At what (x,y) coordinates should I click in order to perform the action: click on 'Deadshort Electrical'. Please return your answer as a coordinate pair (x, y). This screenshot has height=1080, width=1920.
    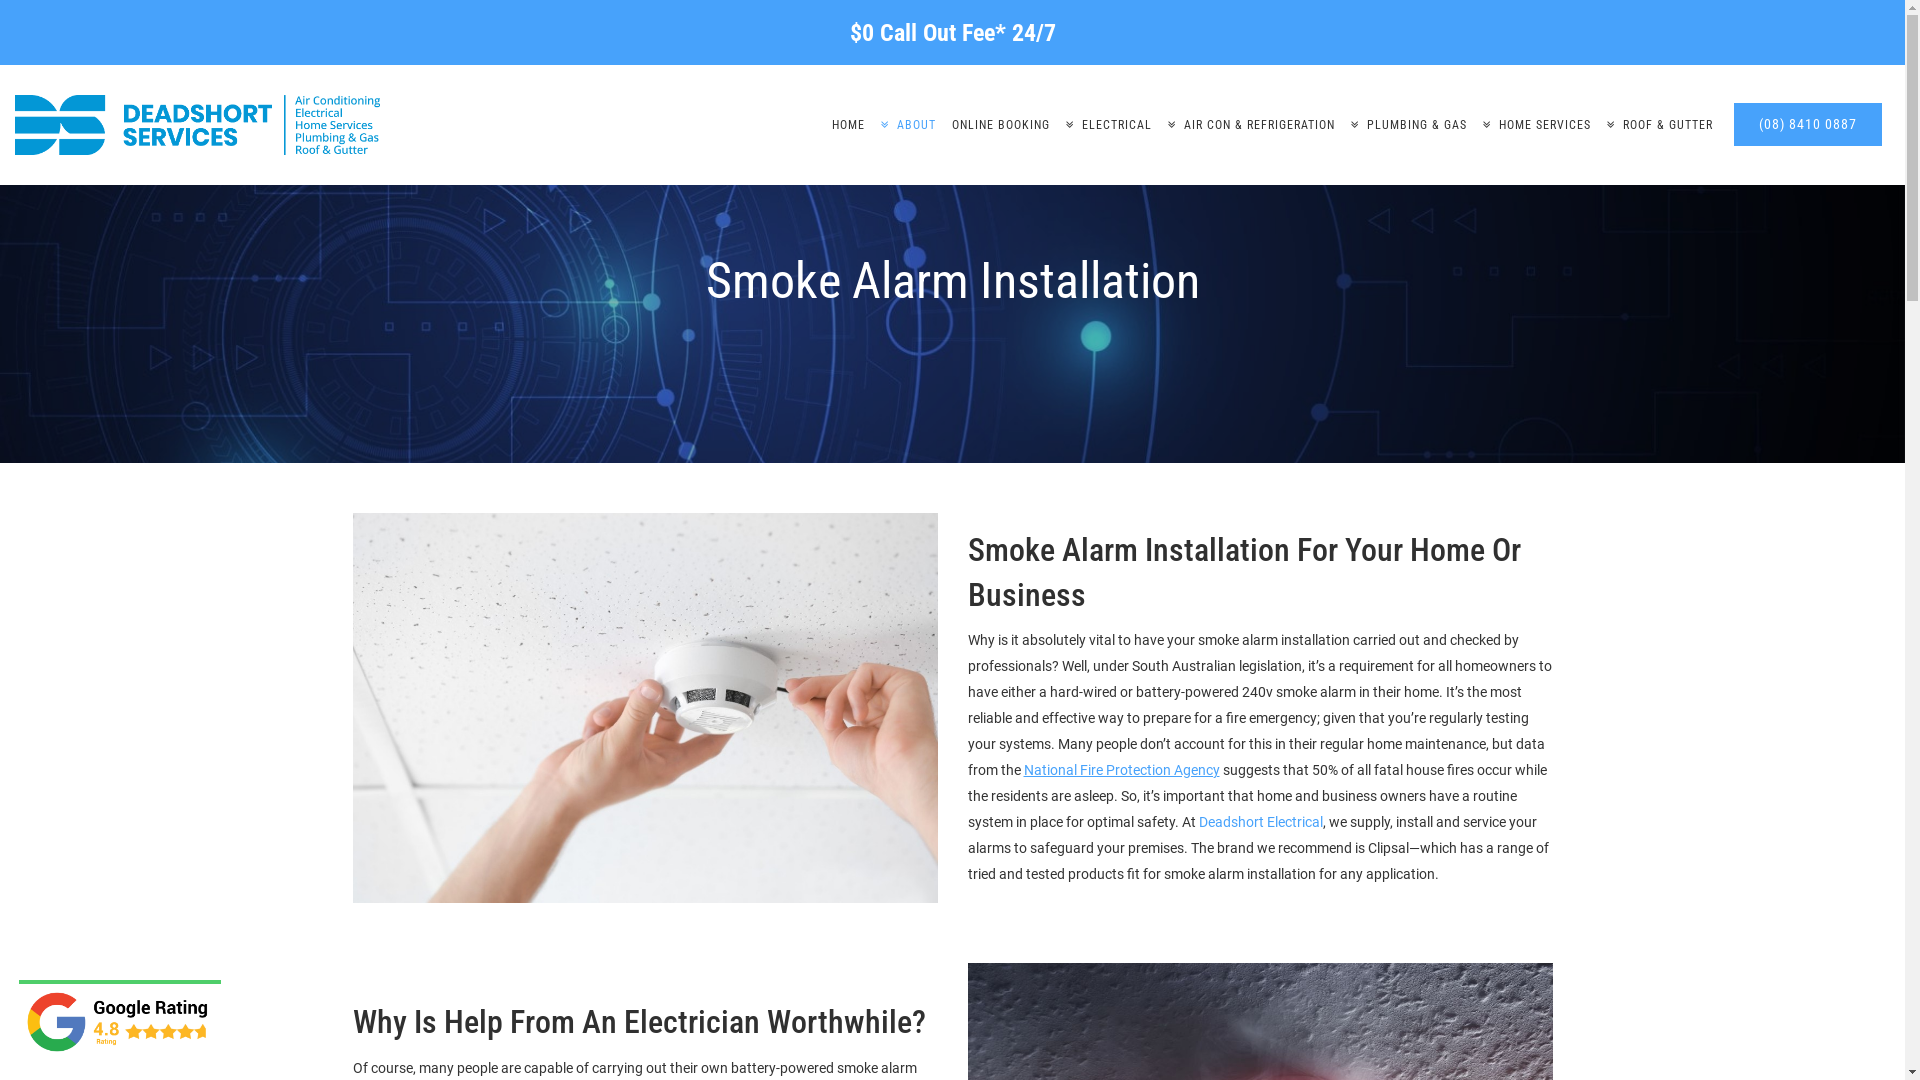
    Looking at the image, I should click on (1198, 821).